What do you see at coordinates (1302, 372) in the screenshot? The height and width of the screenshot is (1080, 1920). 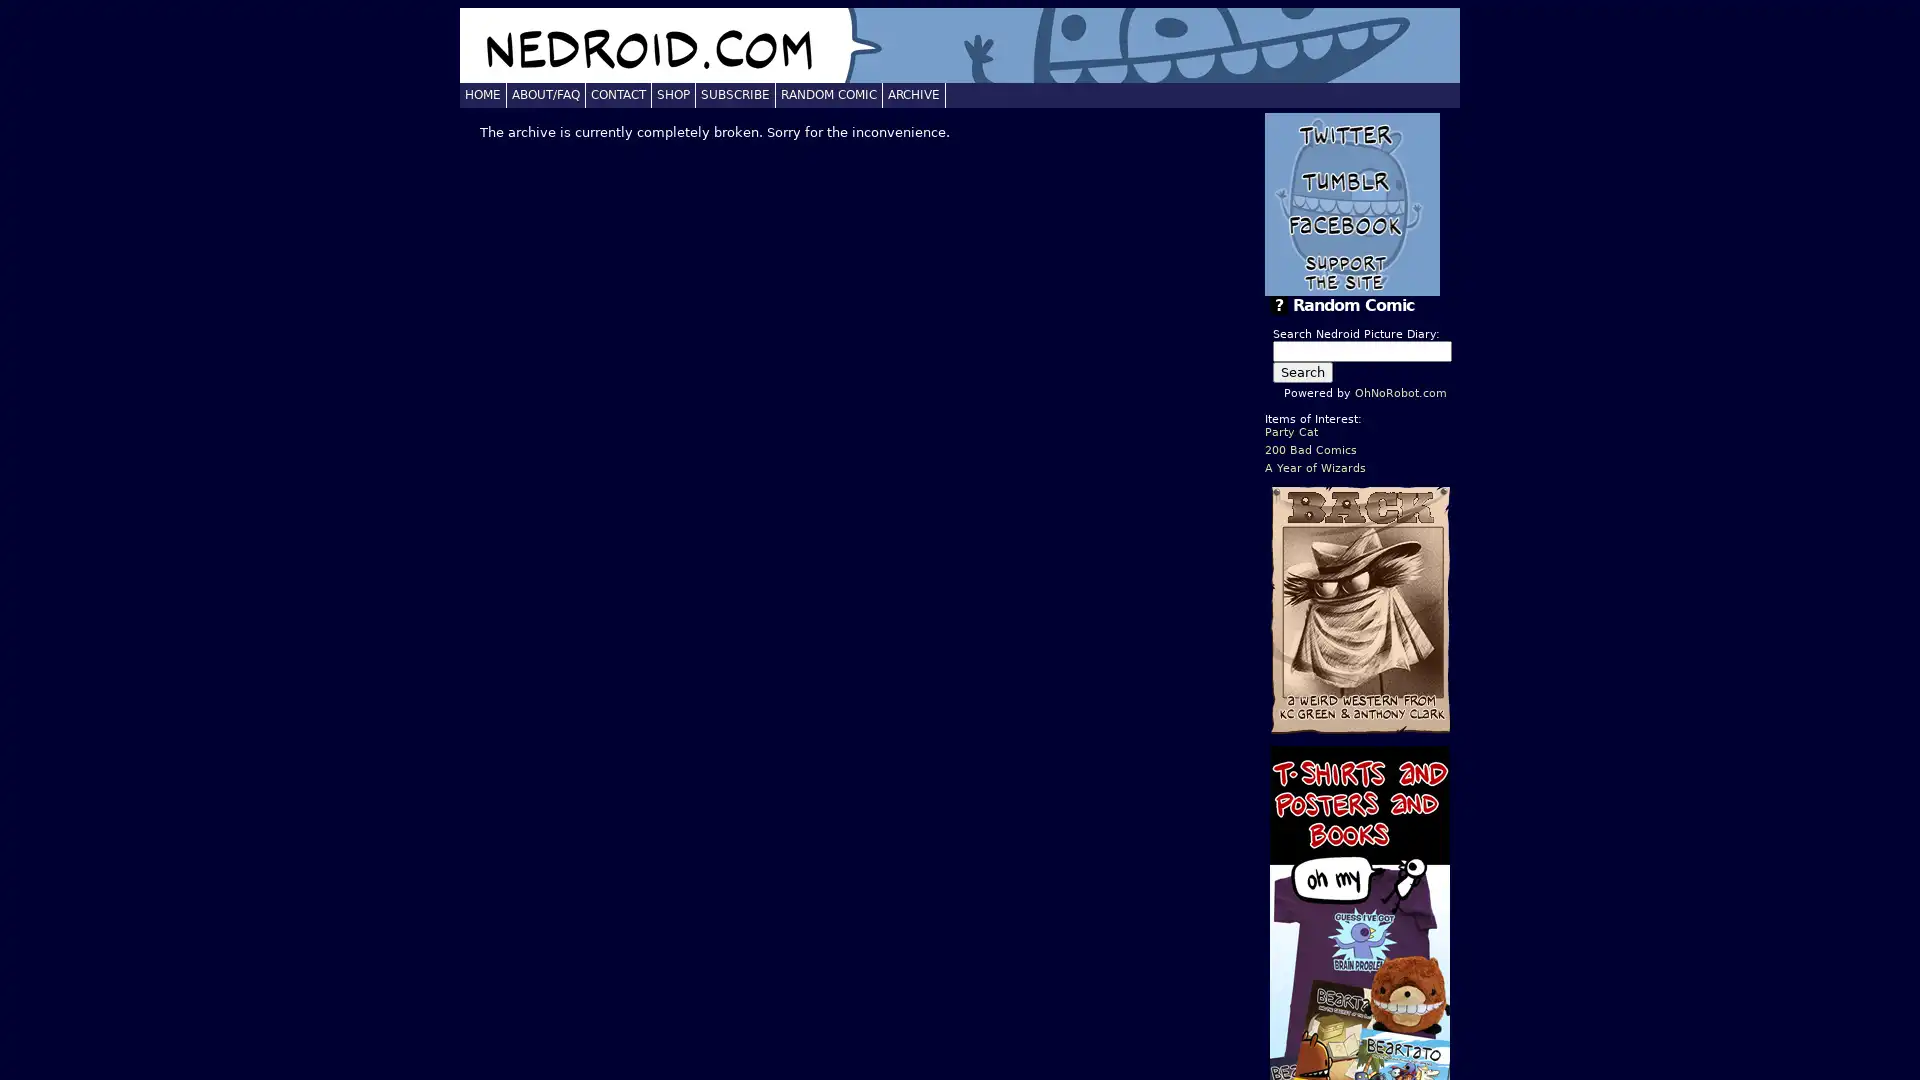 I see `Search` at bounding box center [1302, 372].